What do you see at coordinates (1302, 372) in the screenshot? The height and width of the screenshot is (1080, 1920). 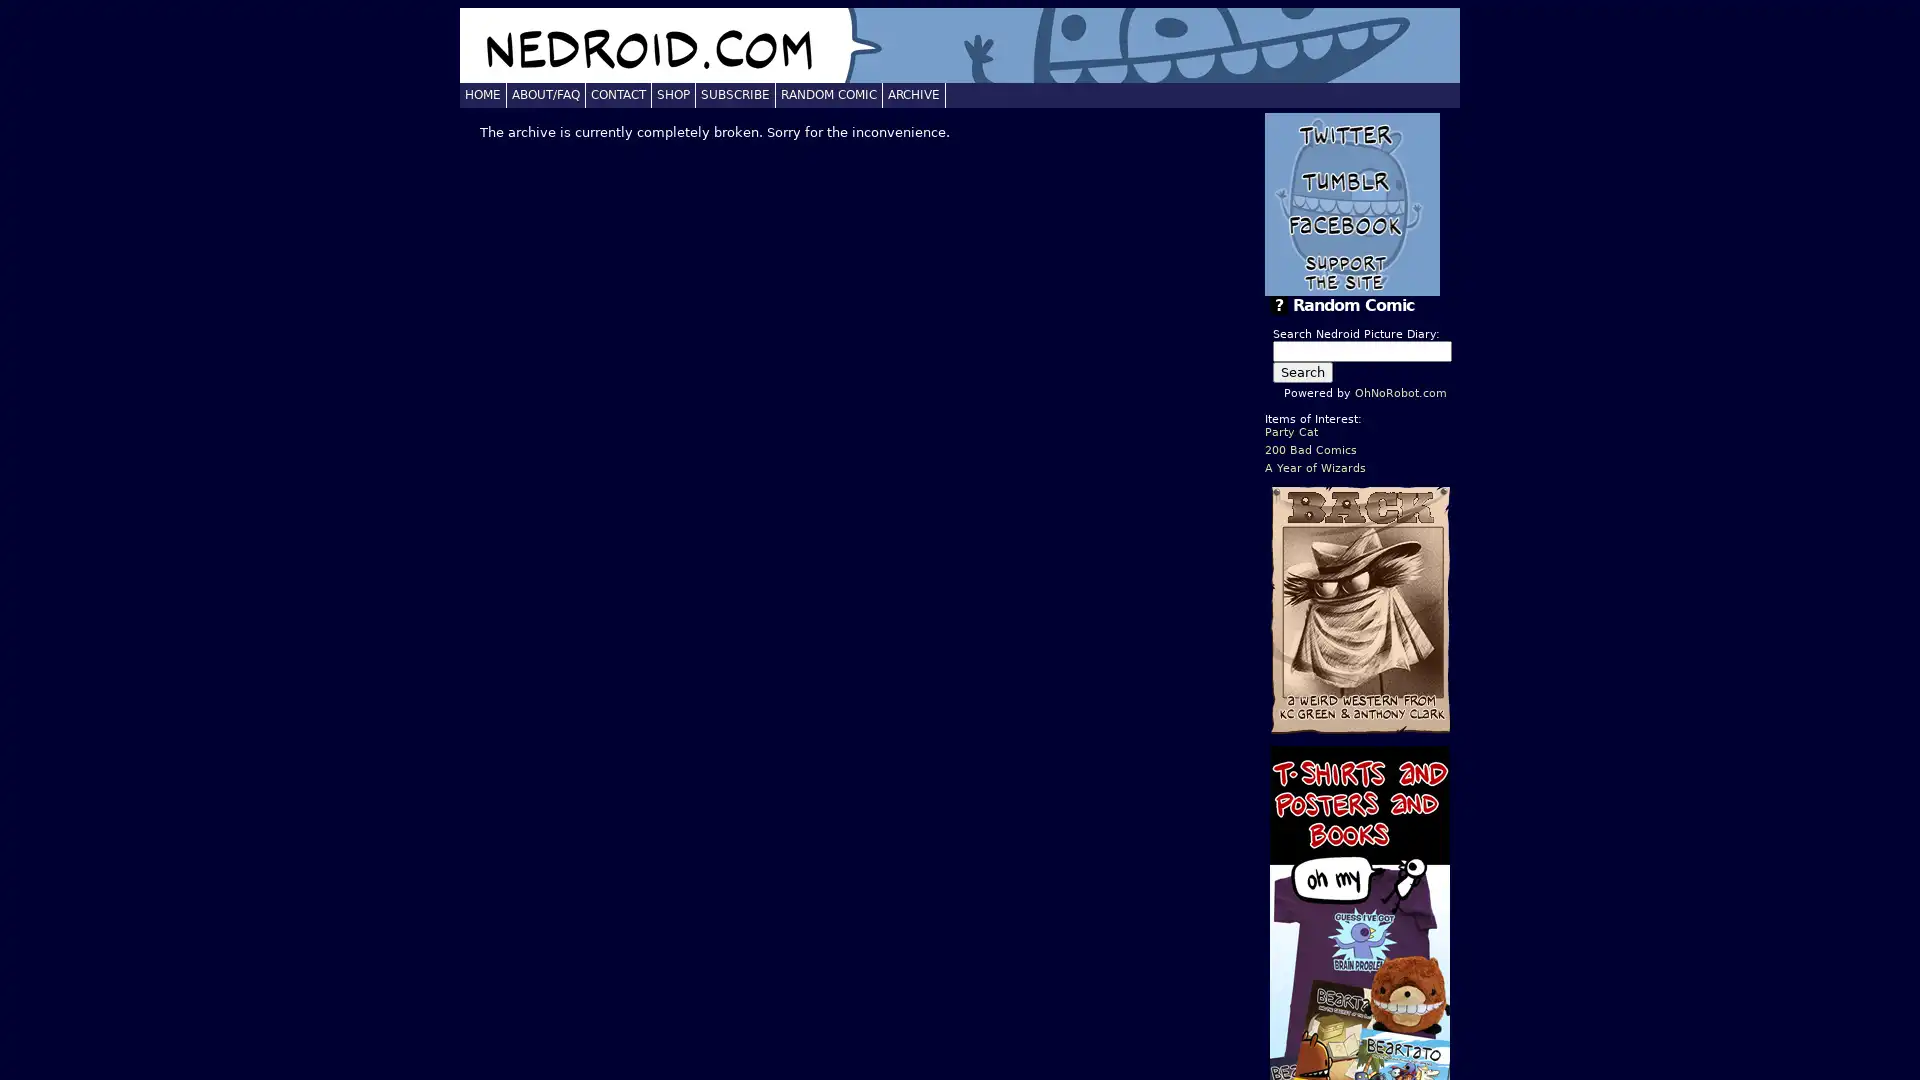 I see `Search` at bounding box center [1302, 372].